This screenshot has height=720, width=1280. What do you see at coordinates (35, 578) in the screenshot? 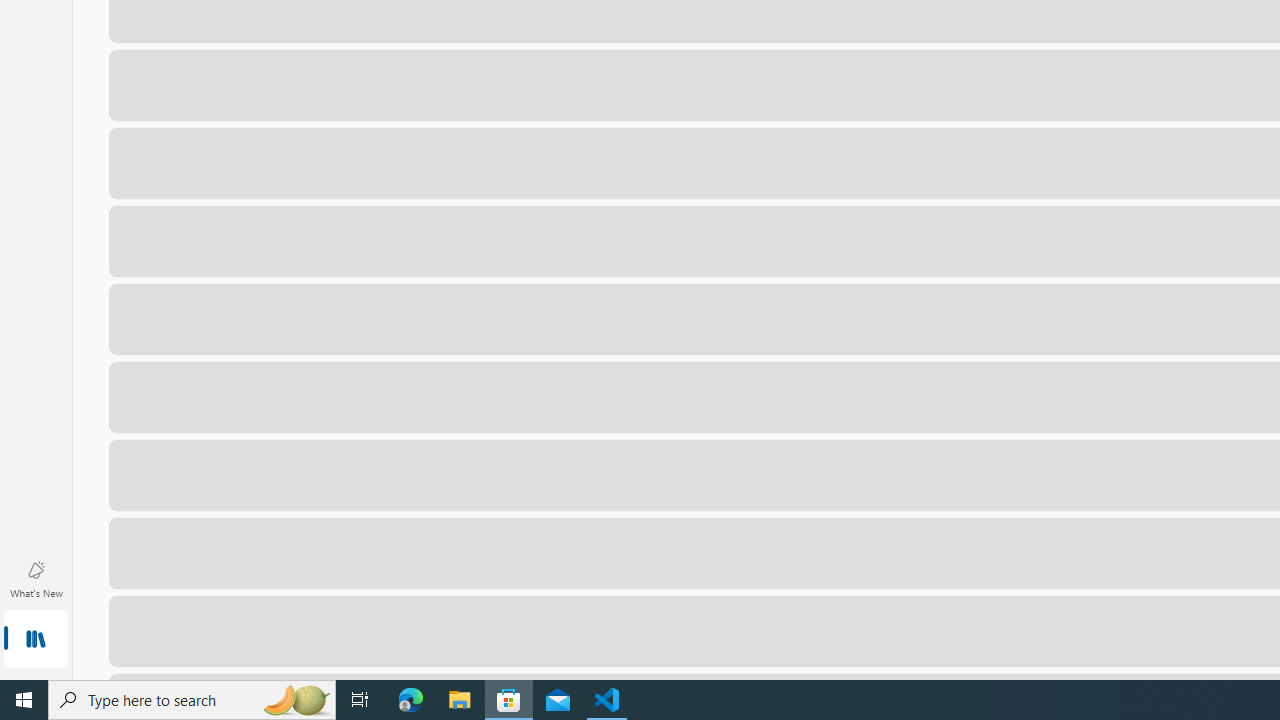
I see `'What'` at bounding box center [35, 578].